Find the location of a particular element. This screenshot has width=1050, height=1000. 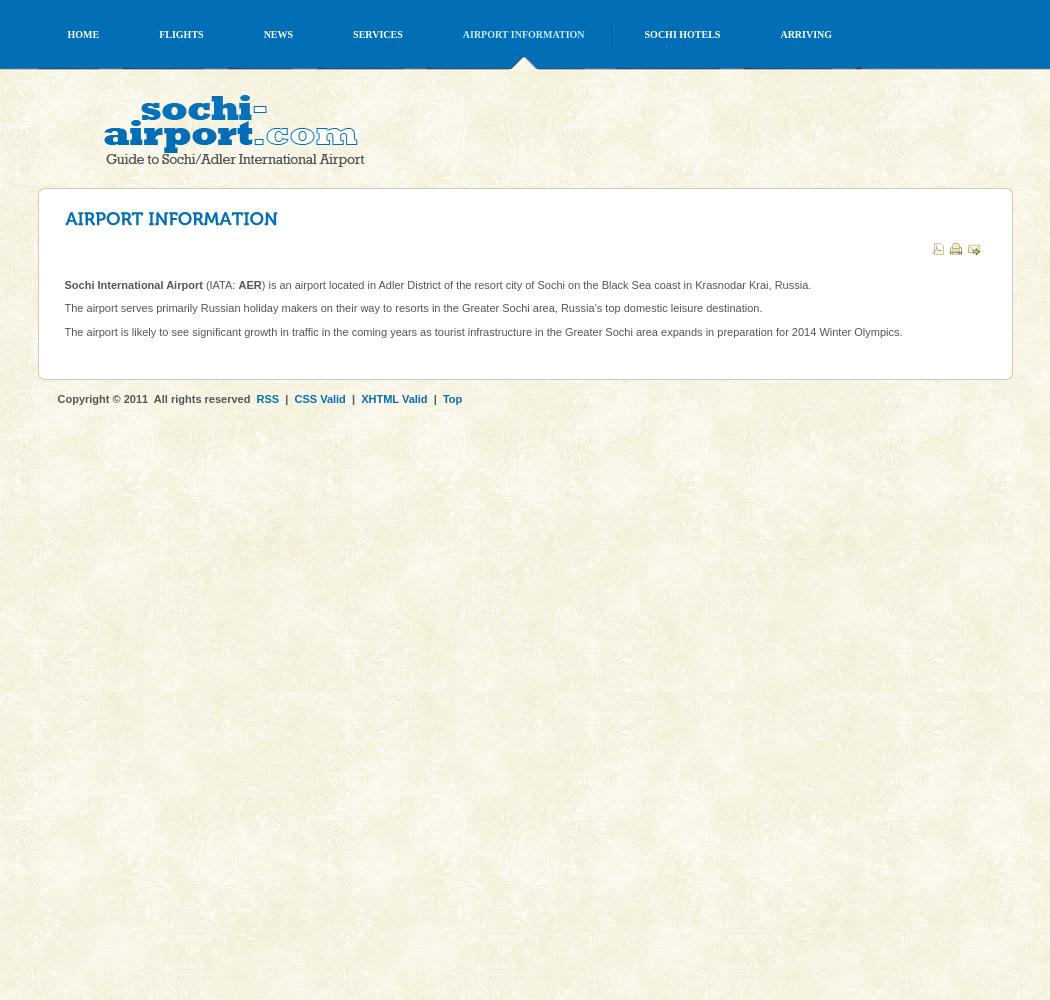

'The airport serves primarily Russian holiday makers on their way to resorts in the Greater Sochi area, Russia’s top domestic leisure destination.' is located at coordinates (412, 308).